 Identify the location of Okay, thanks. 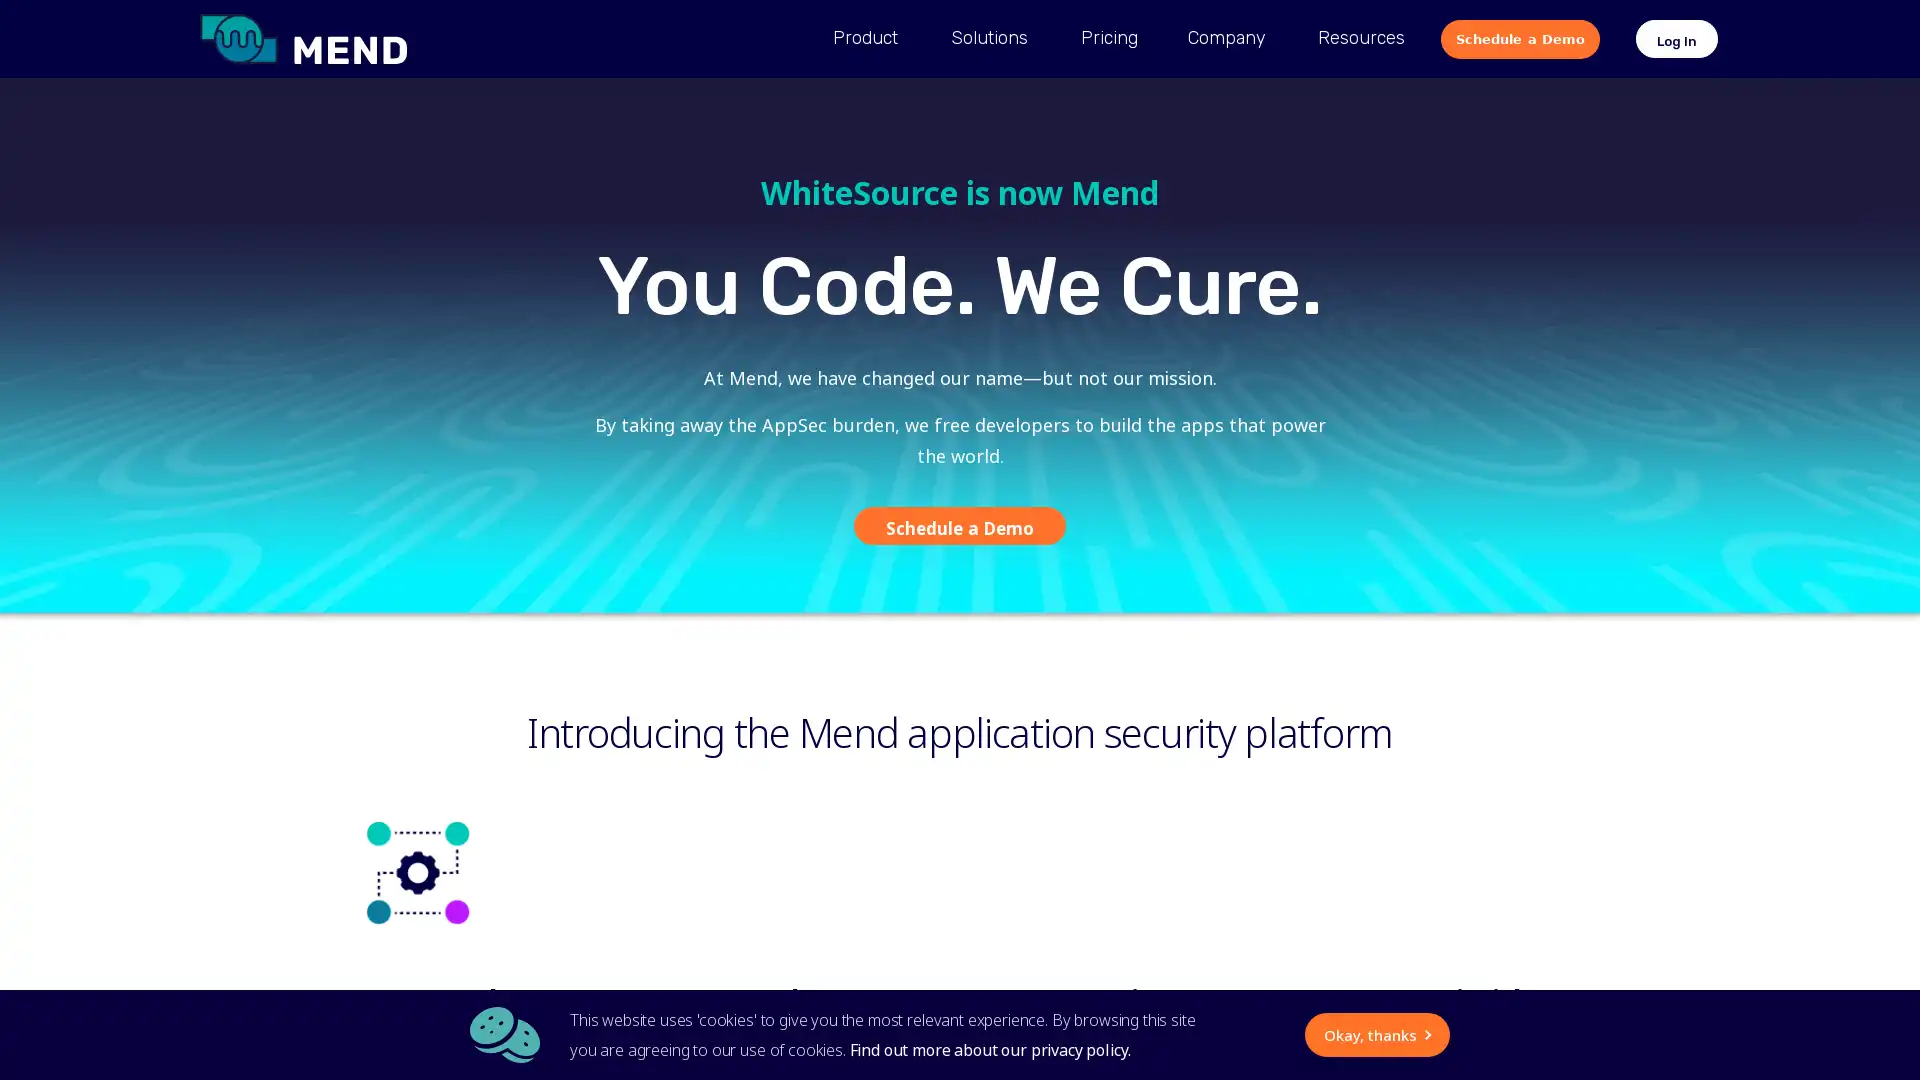
(1187, 1034).